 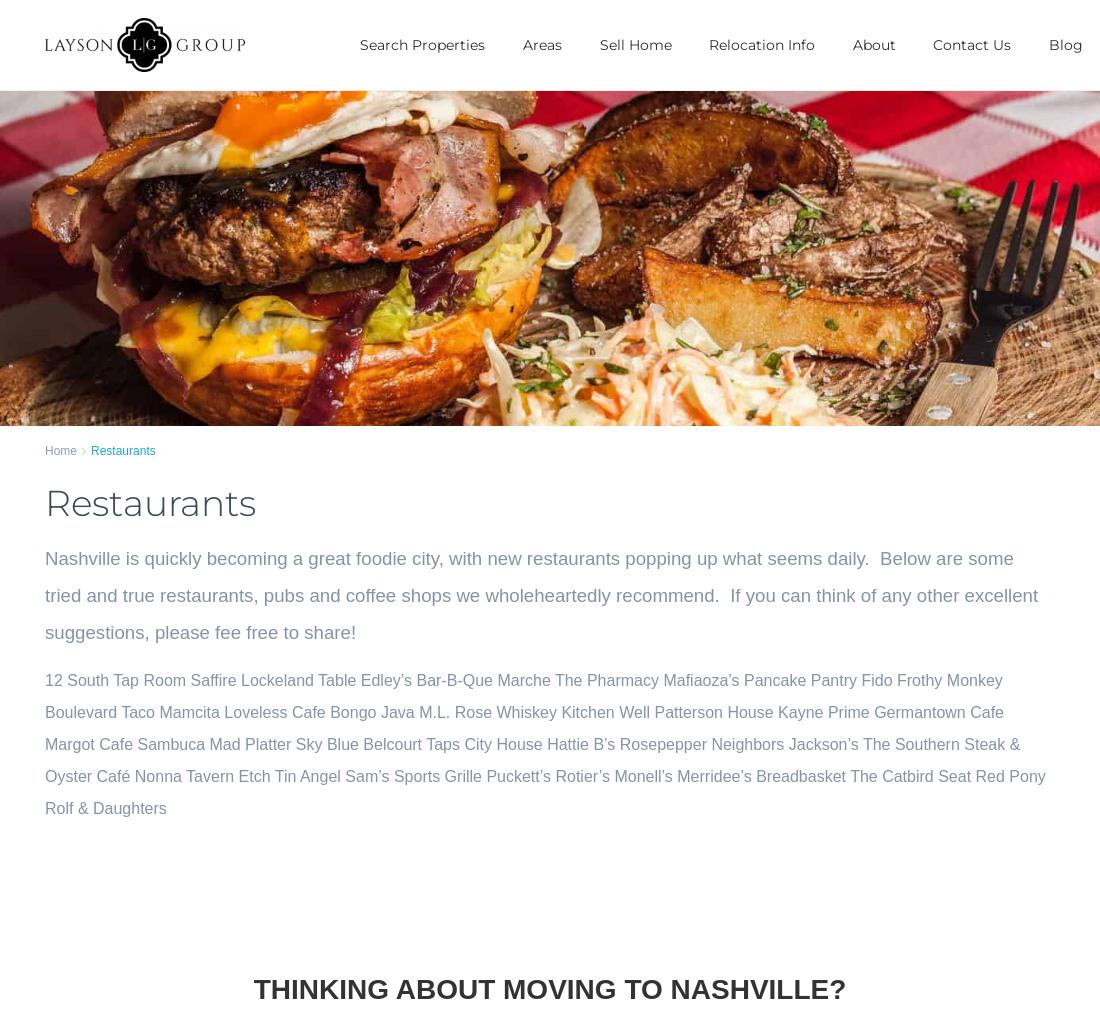 I want to click on 'Green Hills', so click(x=777, y=462).